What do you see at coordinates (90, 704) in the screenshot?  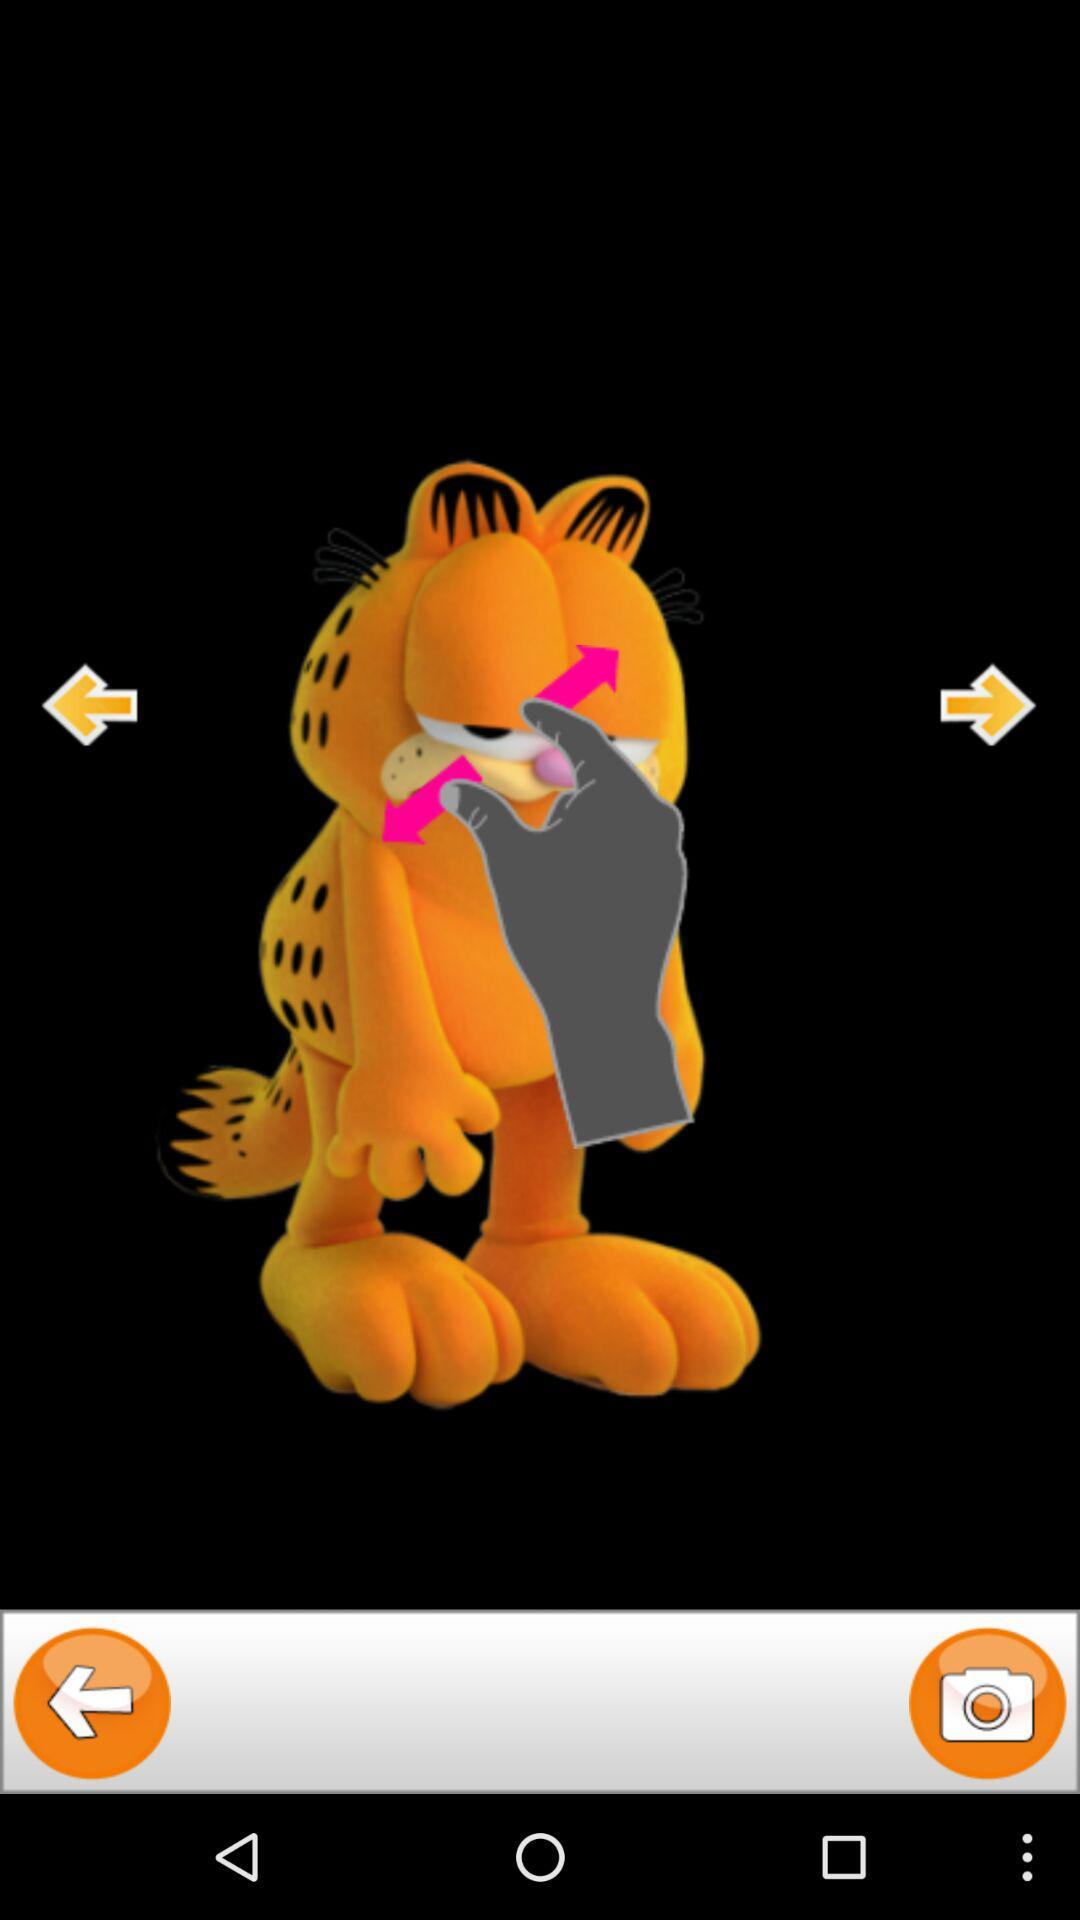 I see `previous` at bounding box center [90, 704].